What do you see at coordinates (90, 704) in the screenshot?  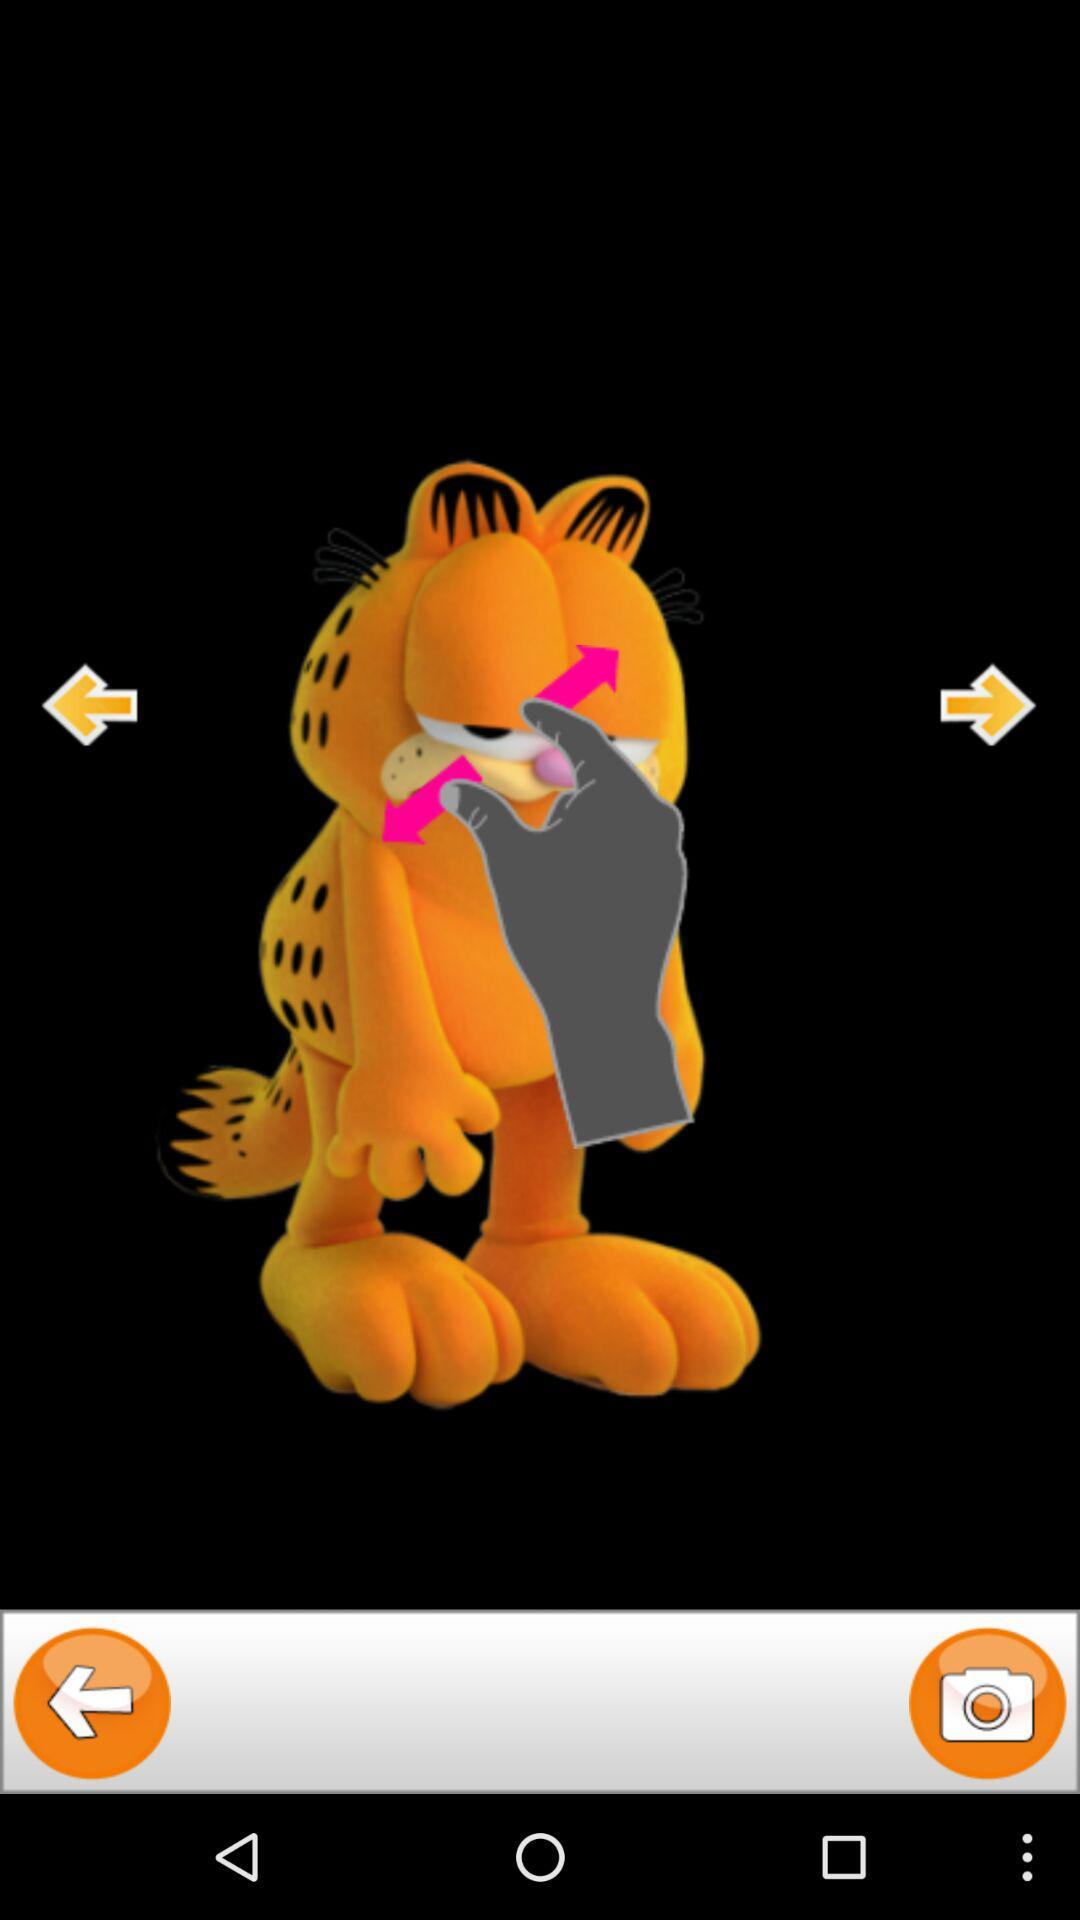 I see `previous` at bounding box center [90, 704].